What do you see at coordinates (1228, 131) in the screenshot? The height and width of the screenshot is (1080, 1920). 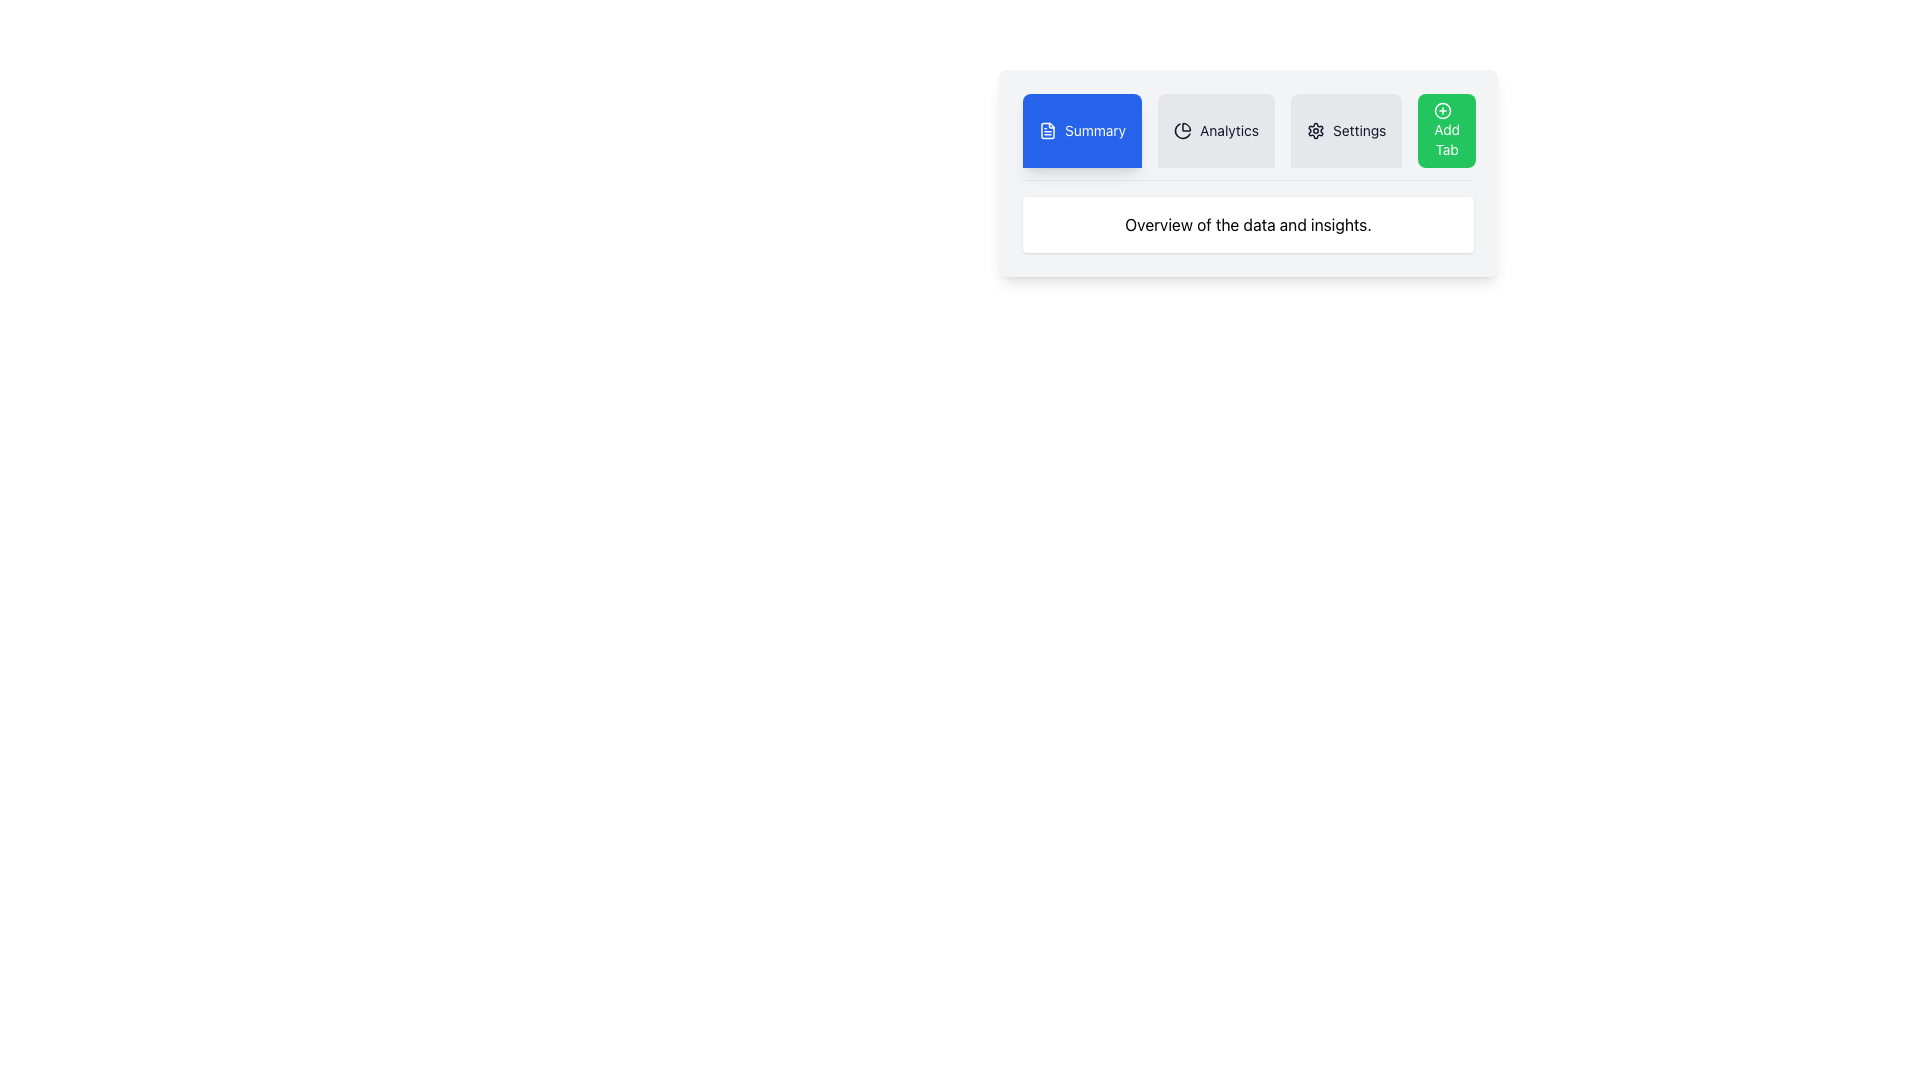 I see `the Analytics label located in the horizontal navigation bar, positioned between the 'Summary' and 'Settings' sections` at bounding box center [1228, 131].